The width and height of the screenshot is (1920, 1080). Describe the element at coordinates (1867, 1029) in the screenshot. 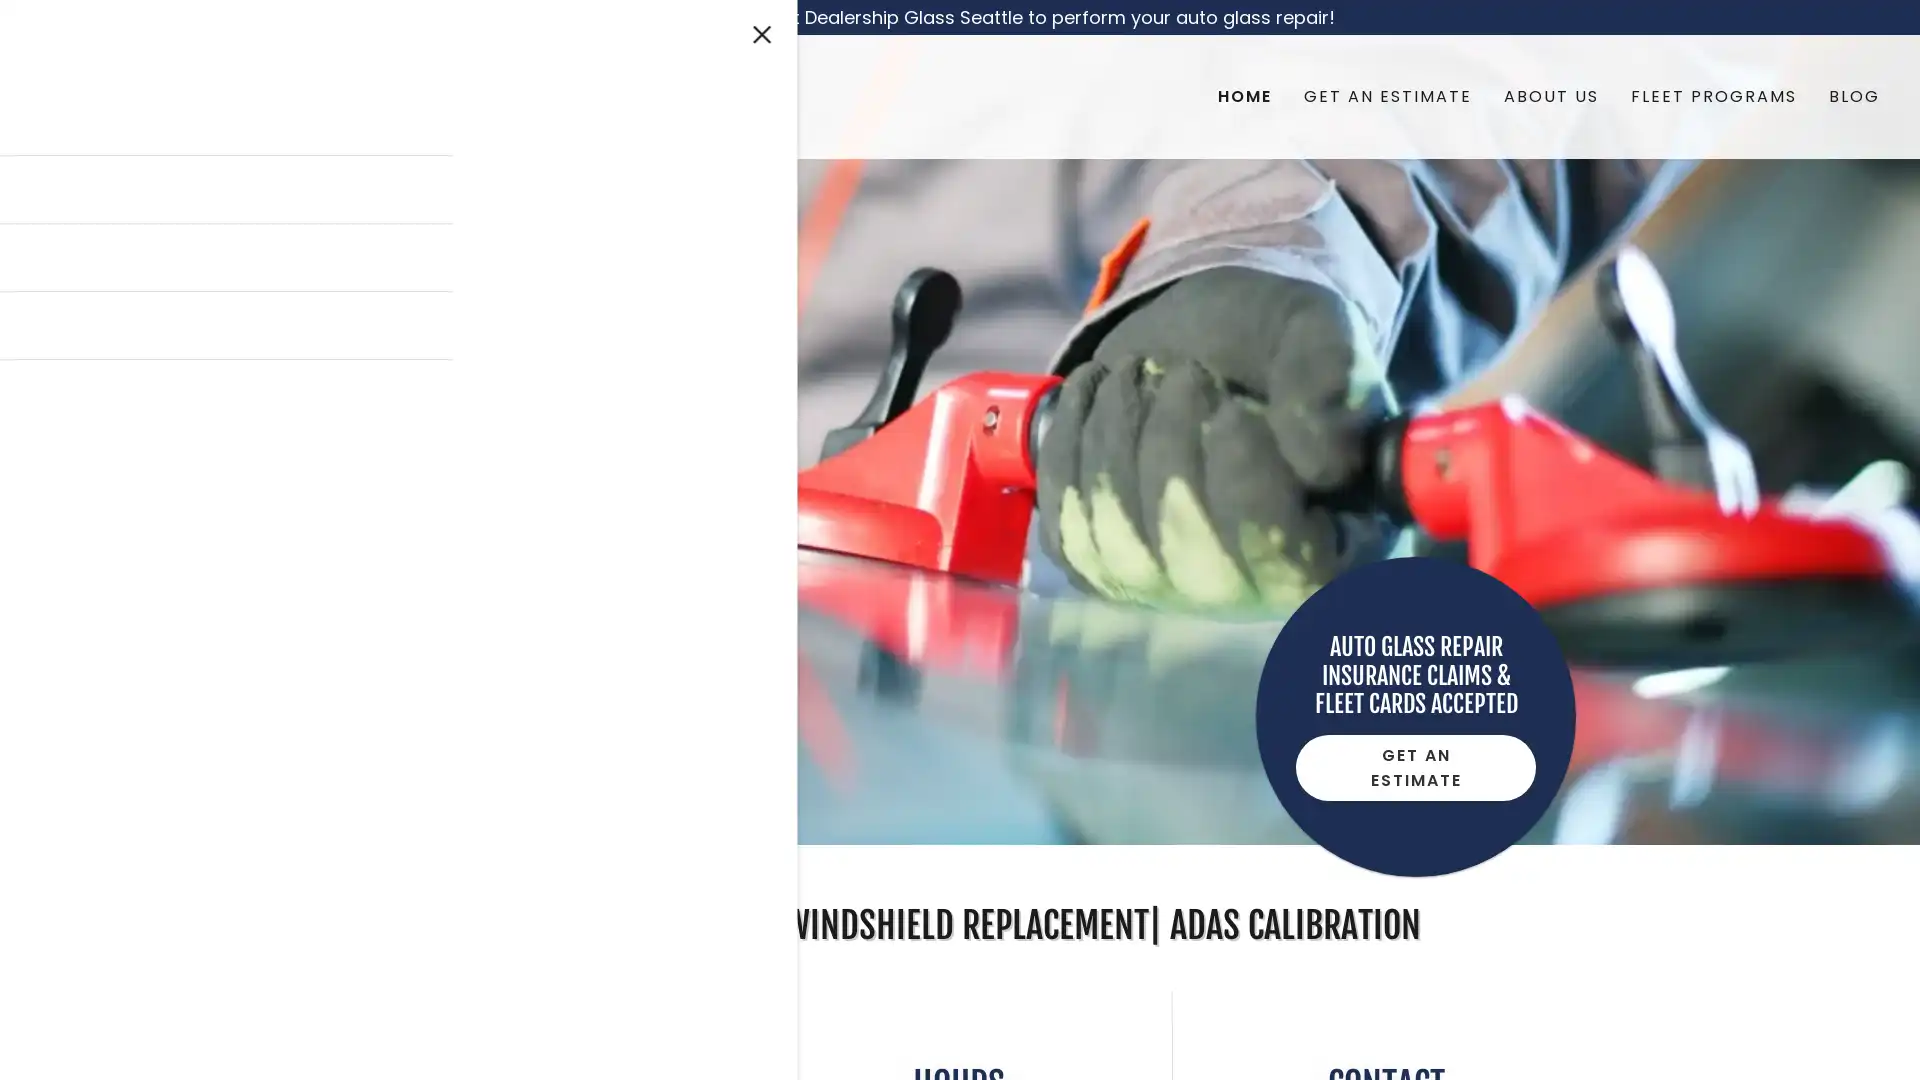

I see `Chat widget toggle` at that location.